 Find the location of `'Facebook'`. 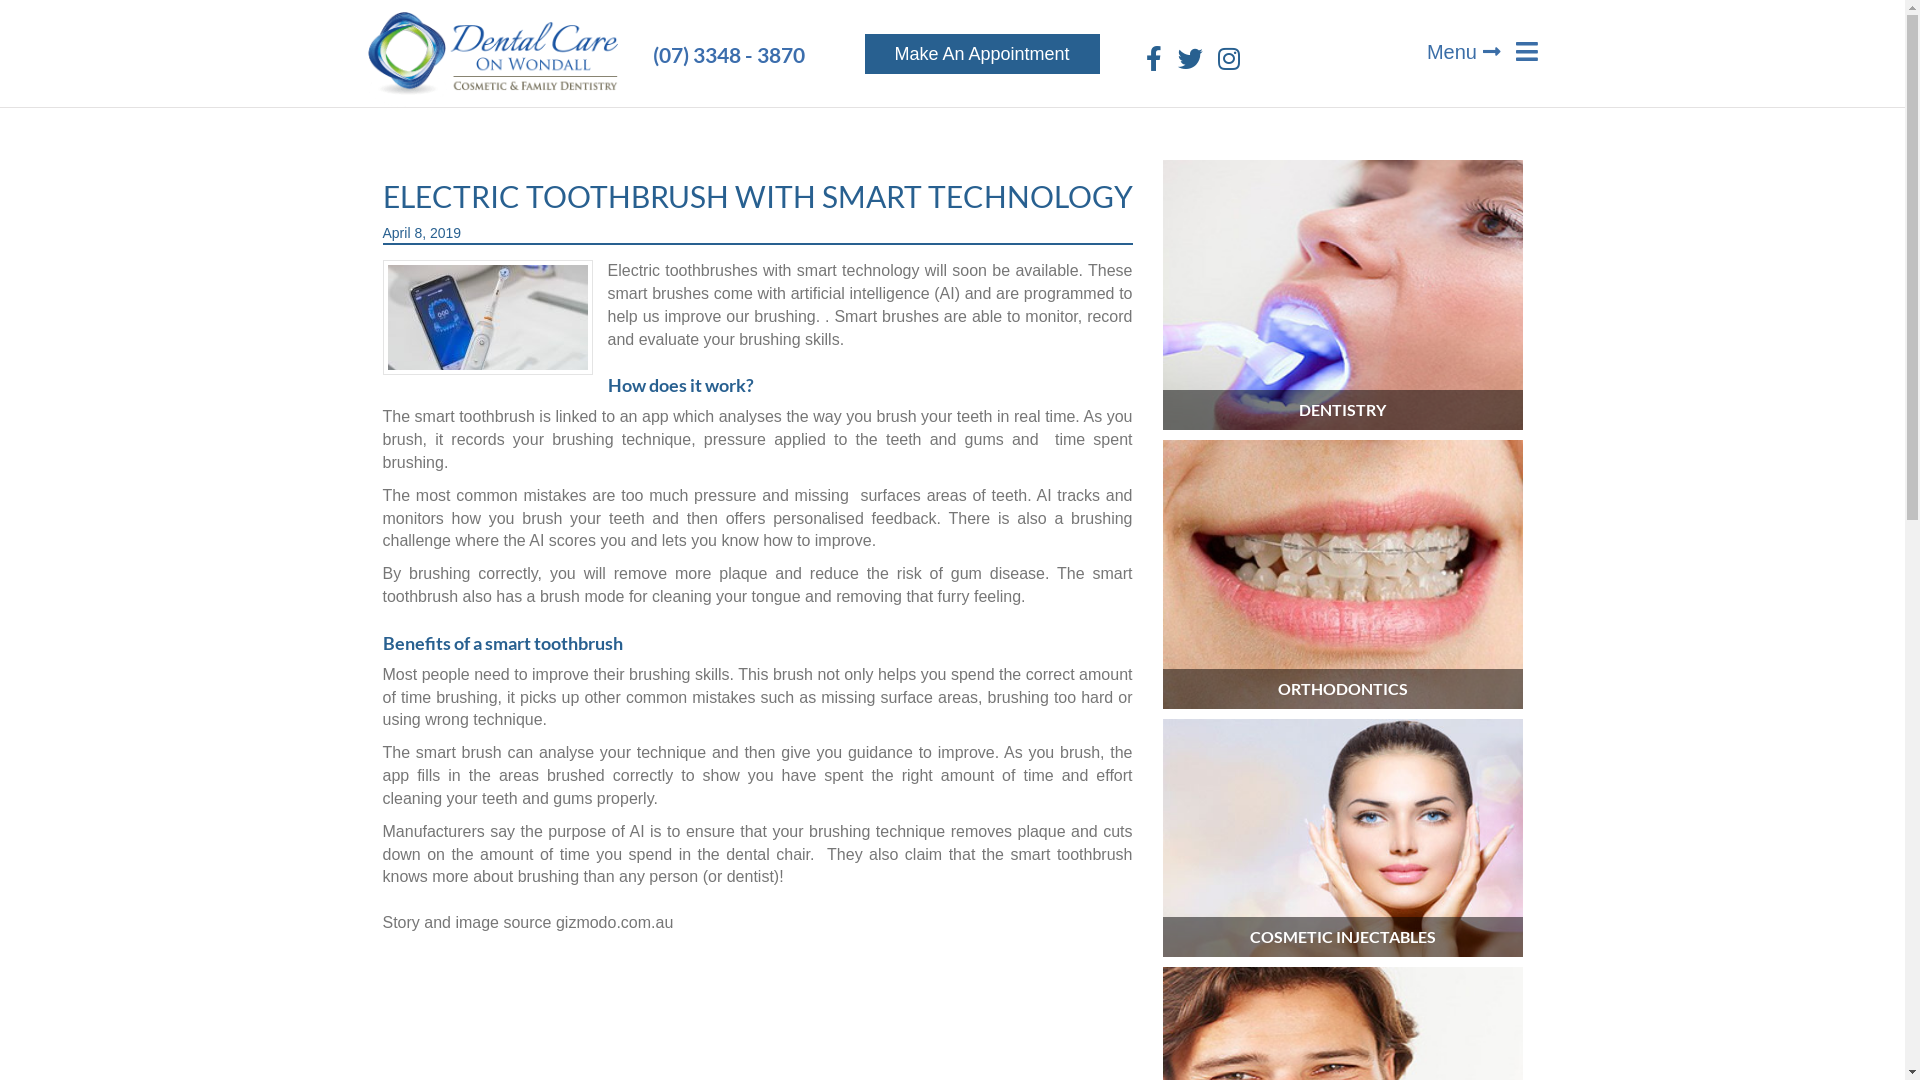

'Facebook' is located at coordinates (1153, 57).